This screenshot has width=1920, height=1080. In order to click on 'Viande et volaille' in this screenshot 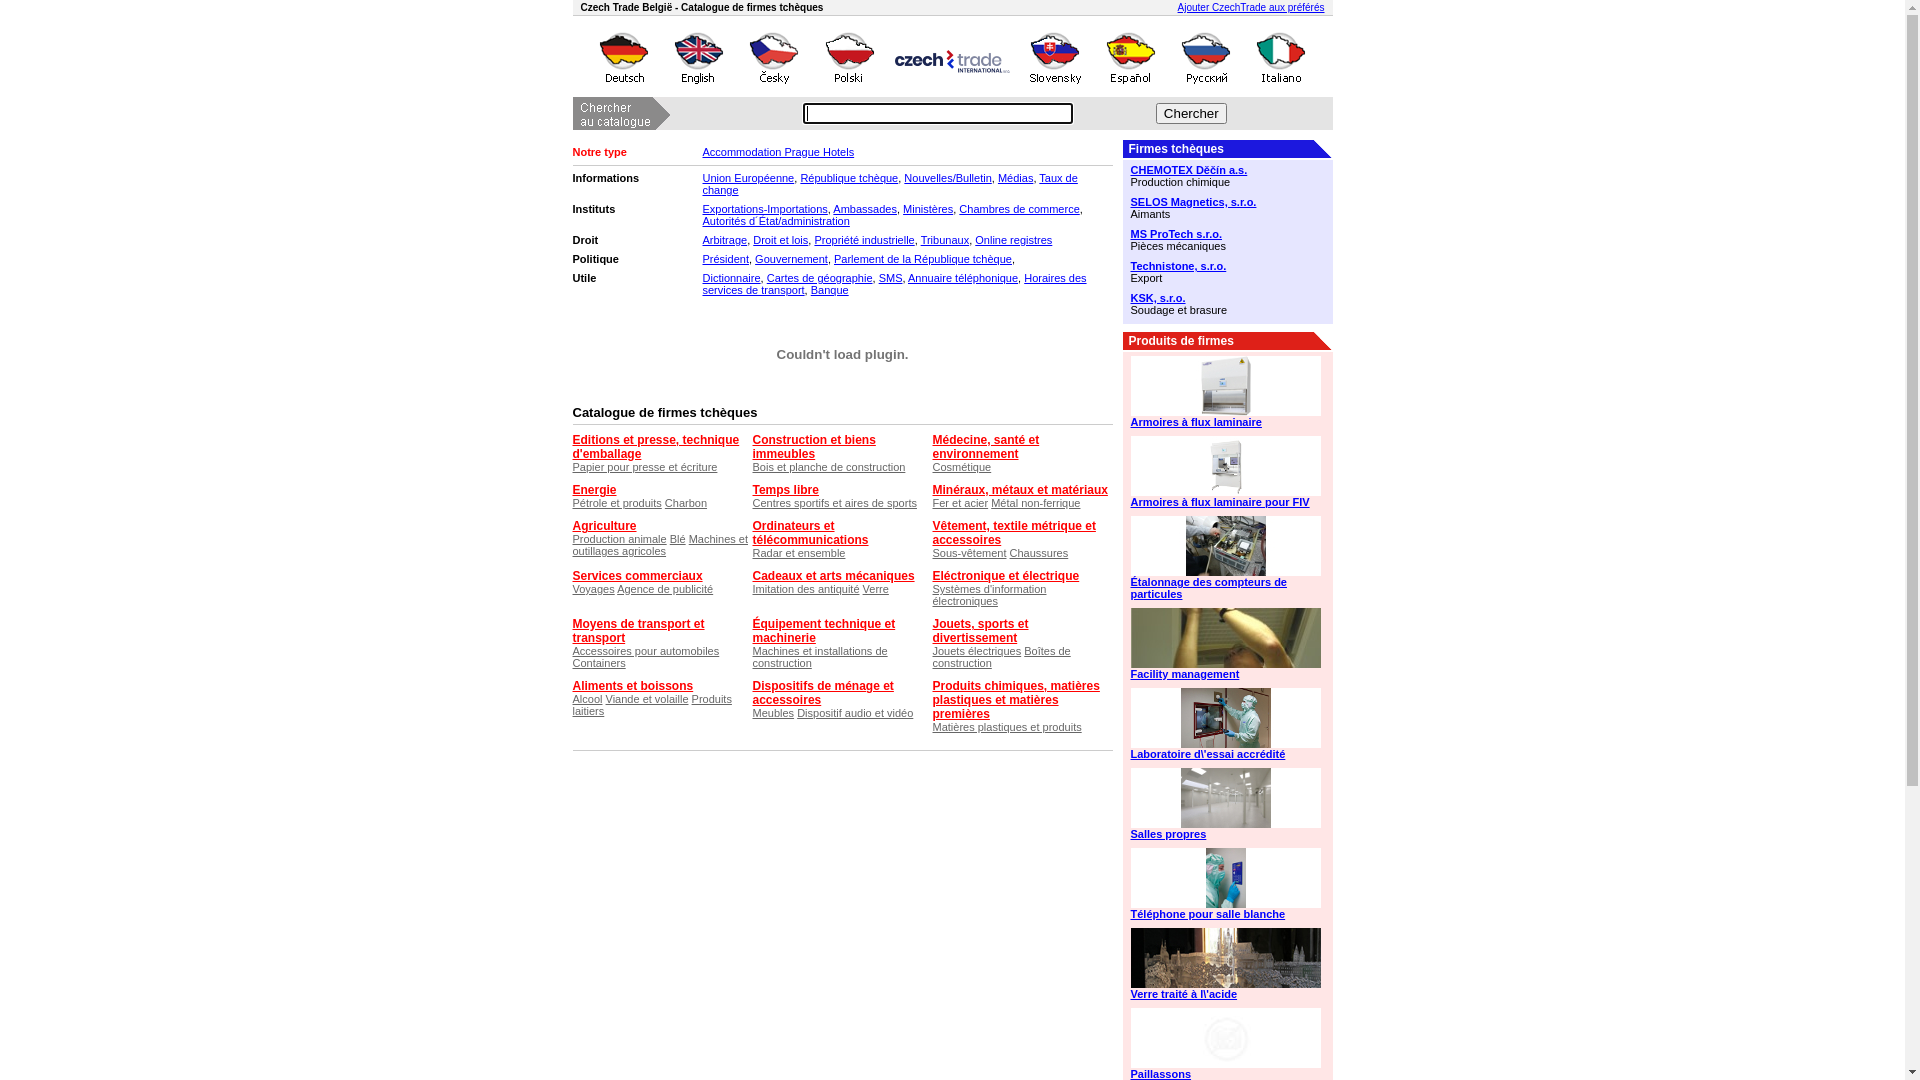, I will do `click(604, 697)`.